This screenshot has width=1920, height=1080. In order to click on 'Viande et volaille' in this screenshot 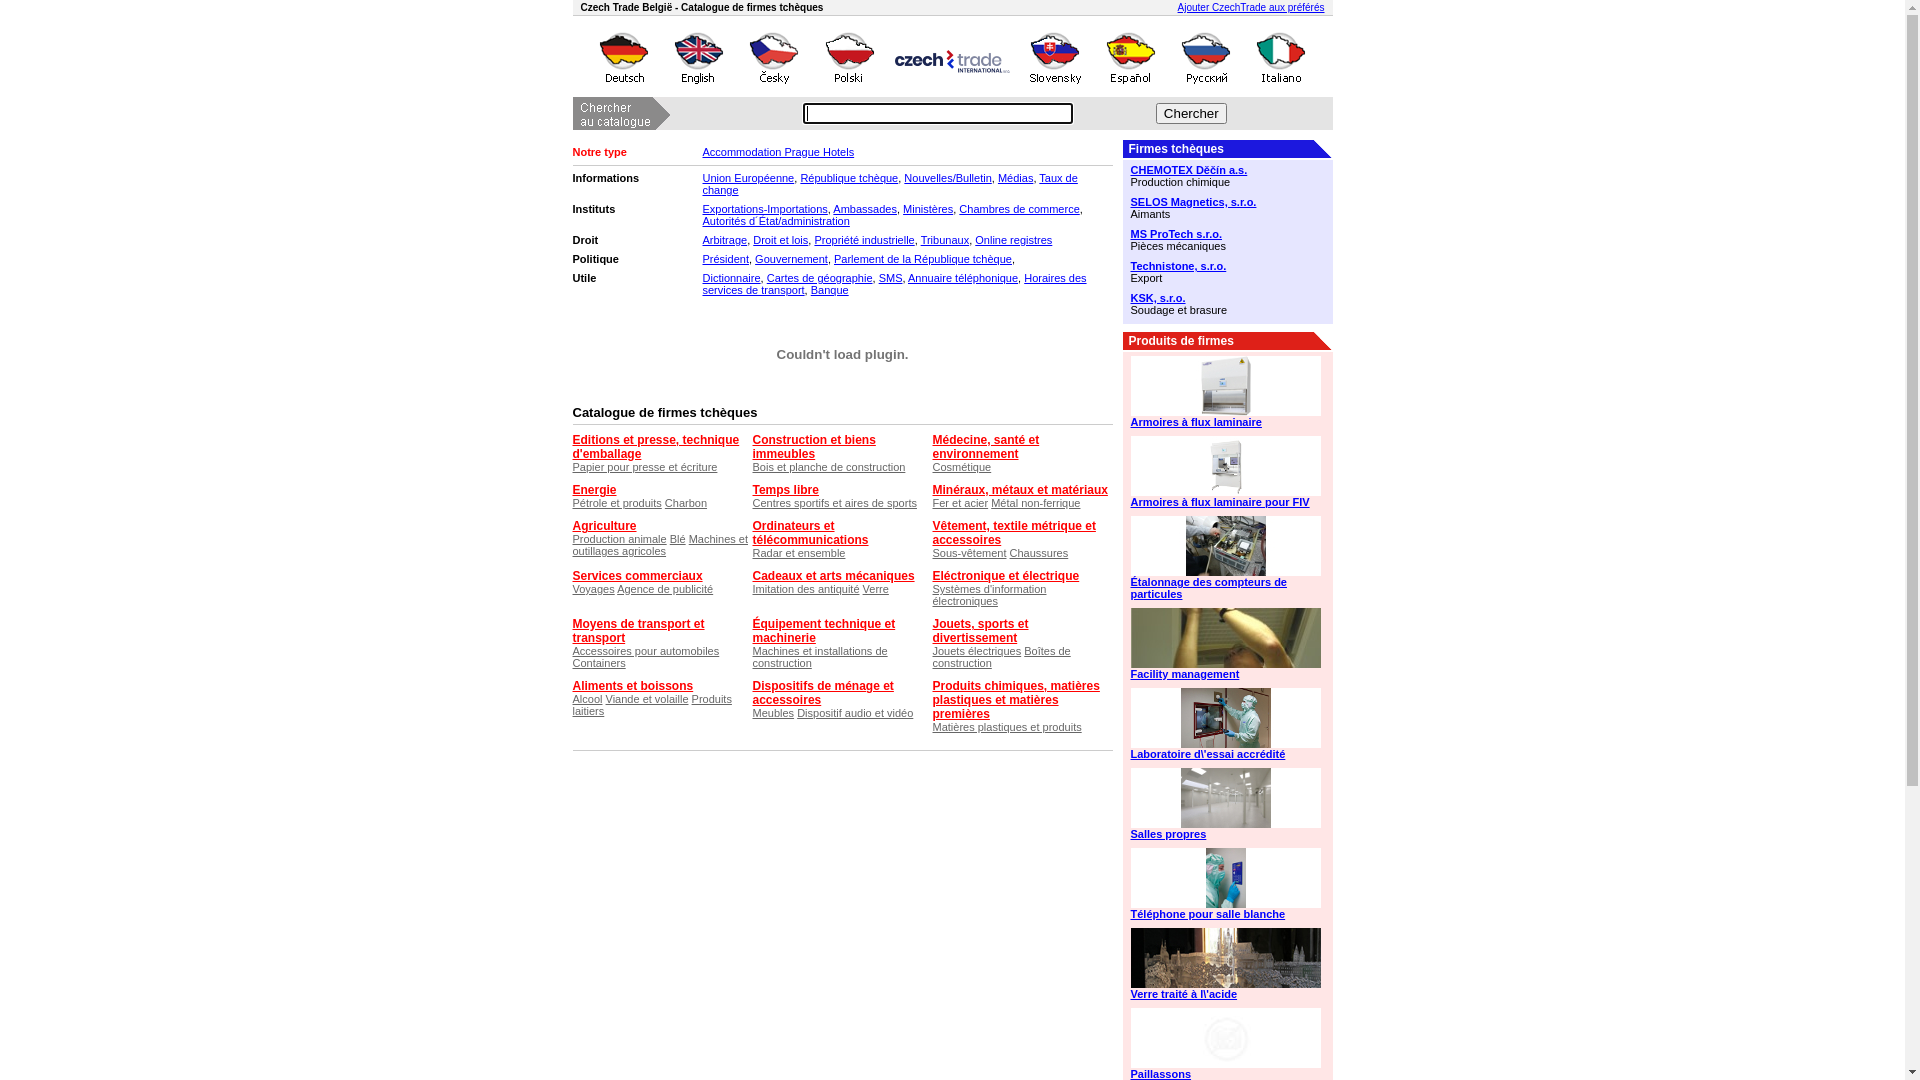, I will do `click(604, 697)`.